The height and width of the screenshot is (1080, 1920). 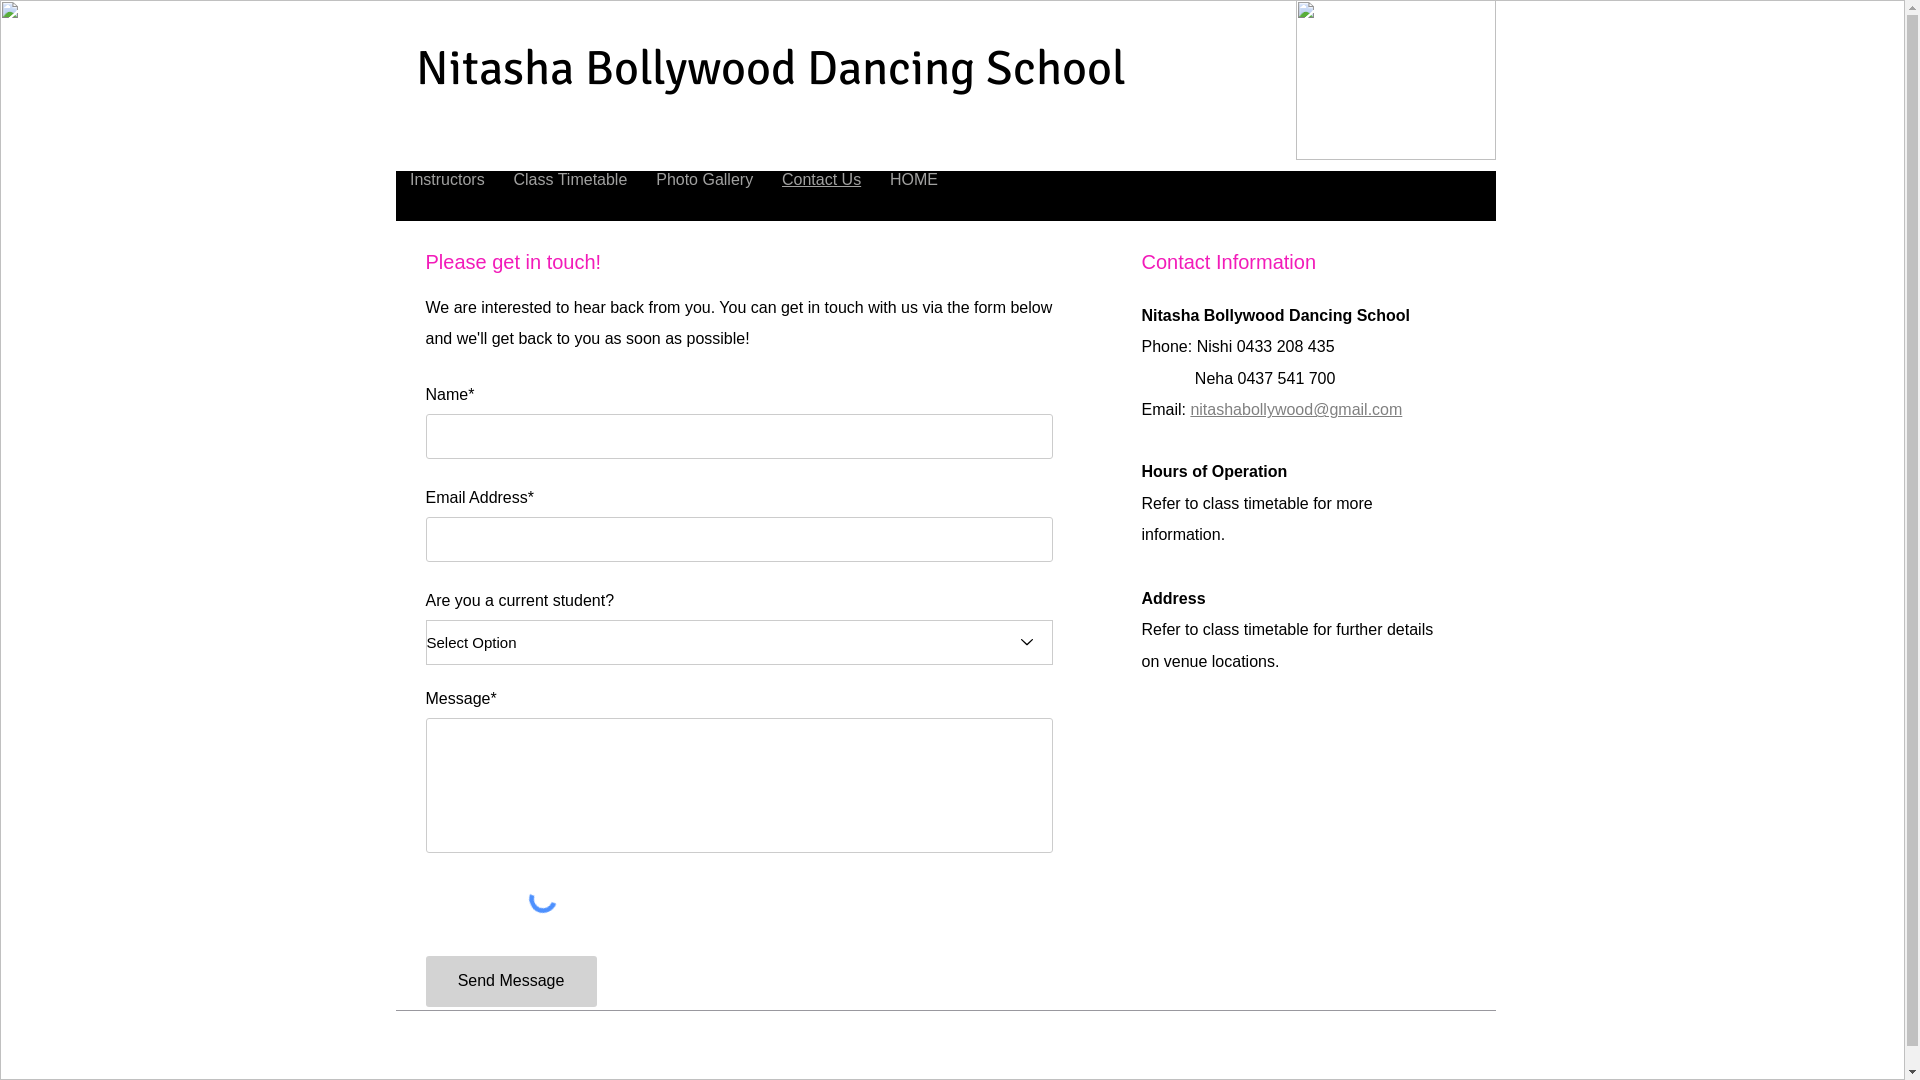 I want to click on 'Send Message', so click(x=511, y=980).